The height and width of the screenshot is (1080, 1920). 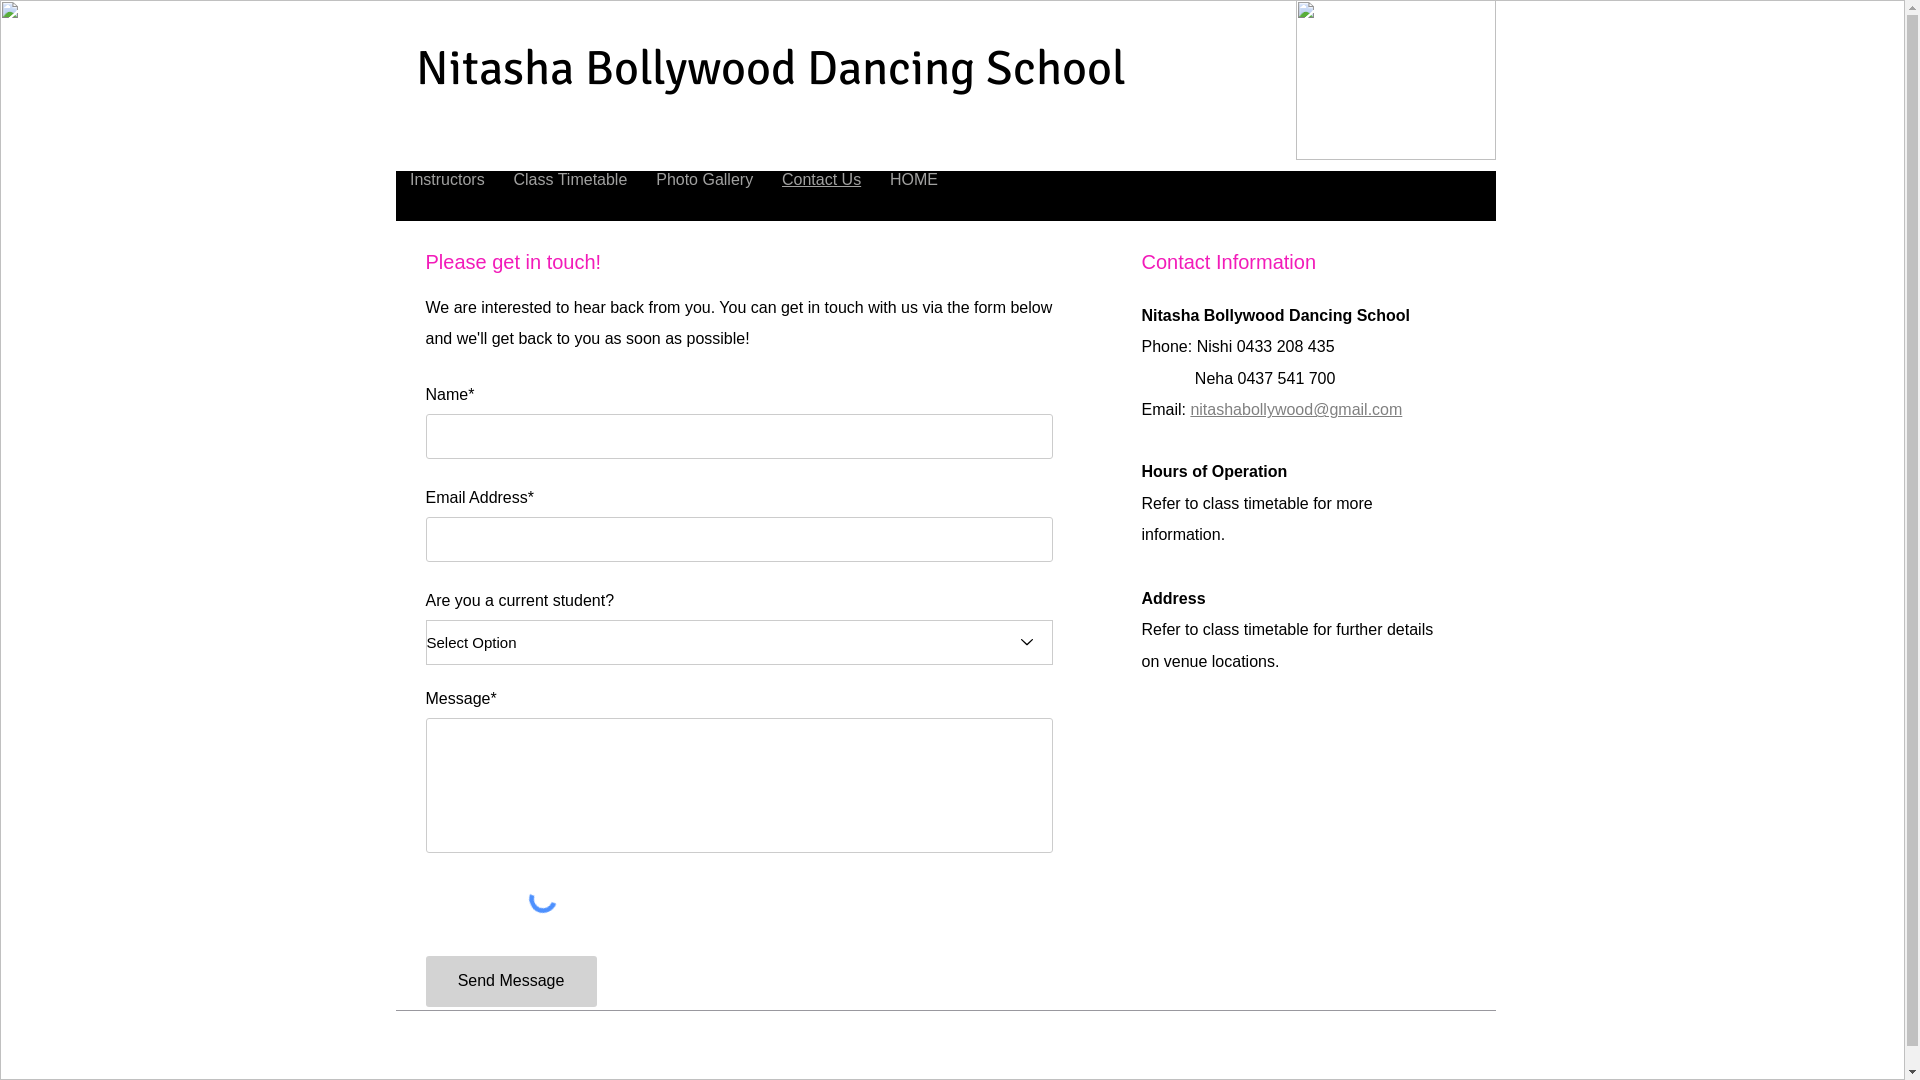 I want to click on 'Send Message', so click(x=511, y=980).